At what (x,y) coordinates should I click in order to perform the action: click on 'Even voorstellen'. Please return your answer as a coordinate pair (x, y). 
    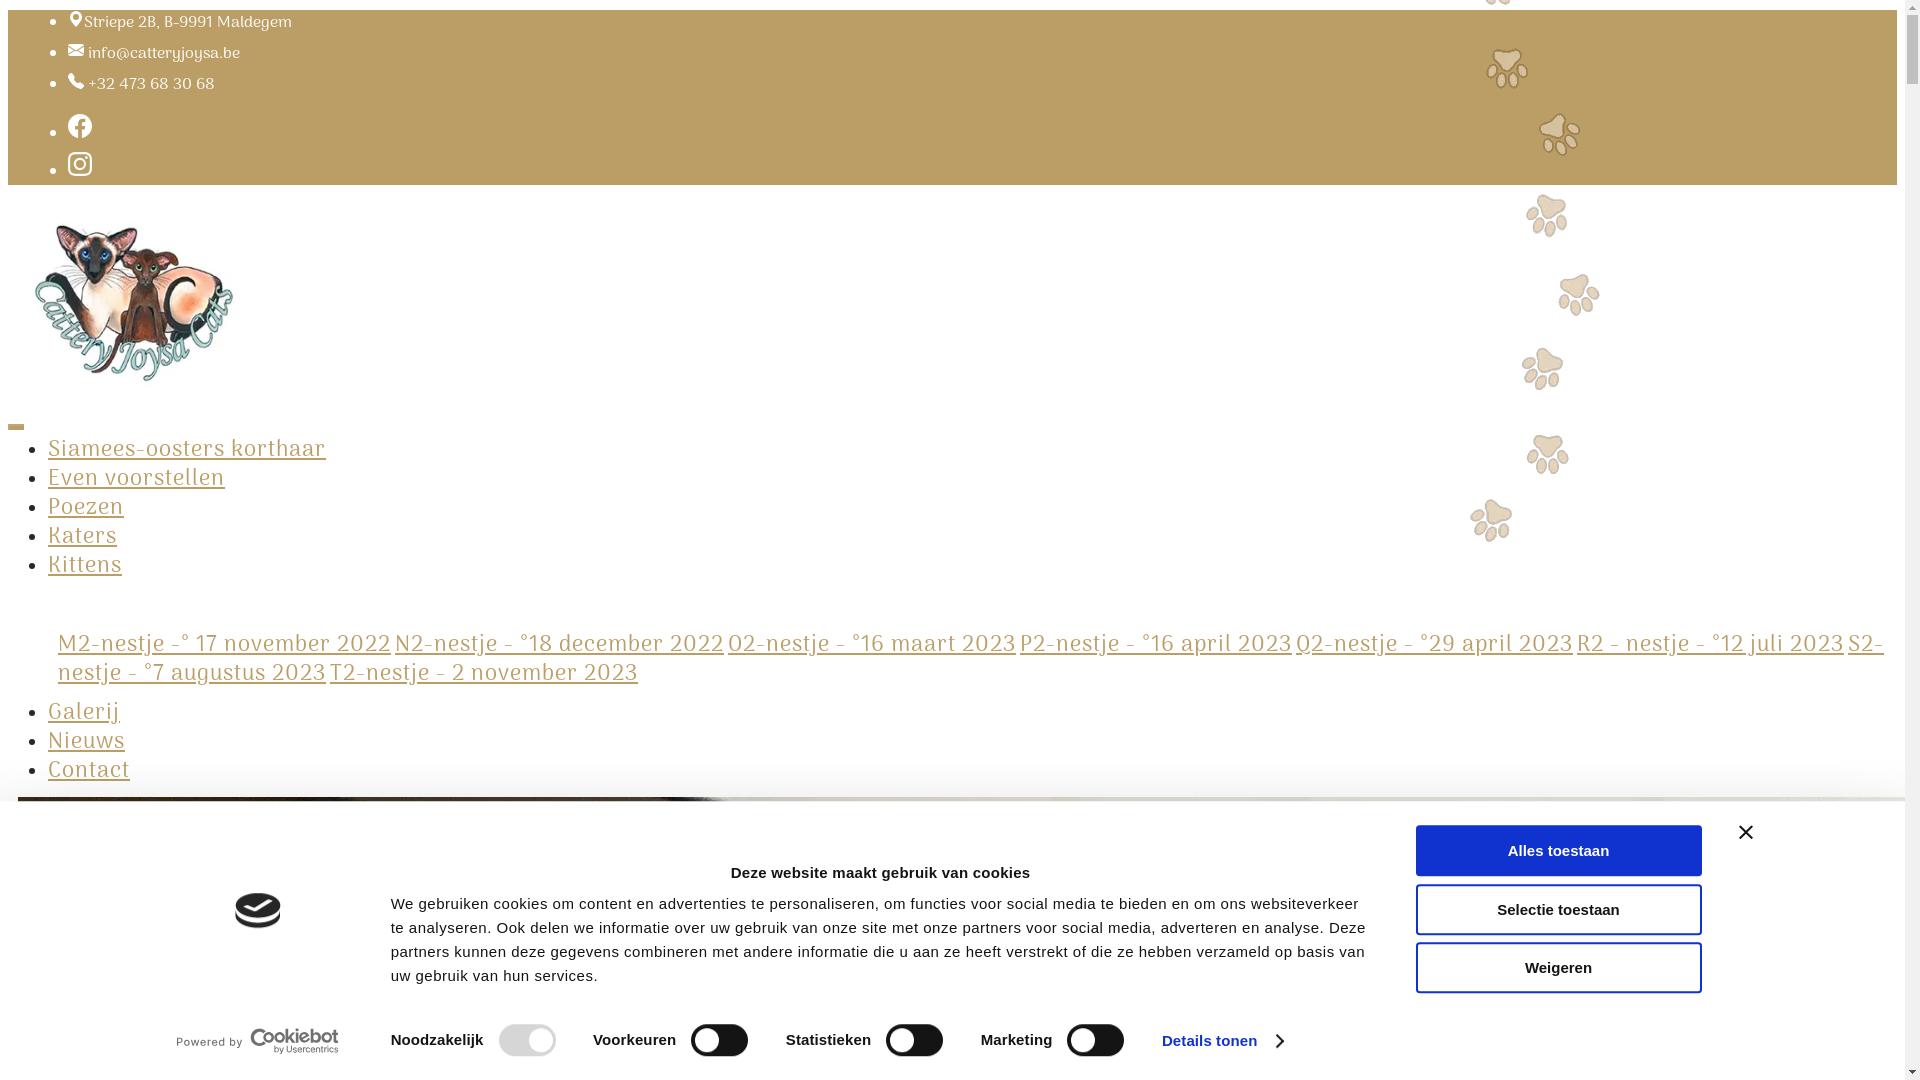
    Looking at the image, I should click on (135, 478).